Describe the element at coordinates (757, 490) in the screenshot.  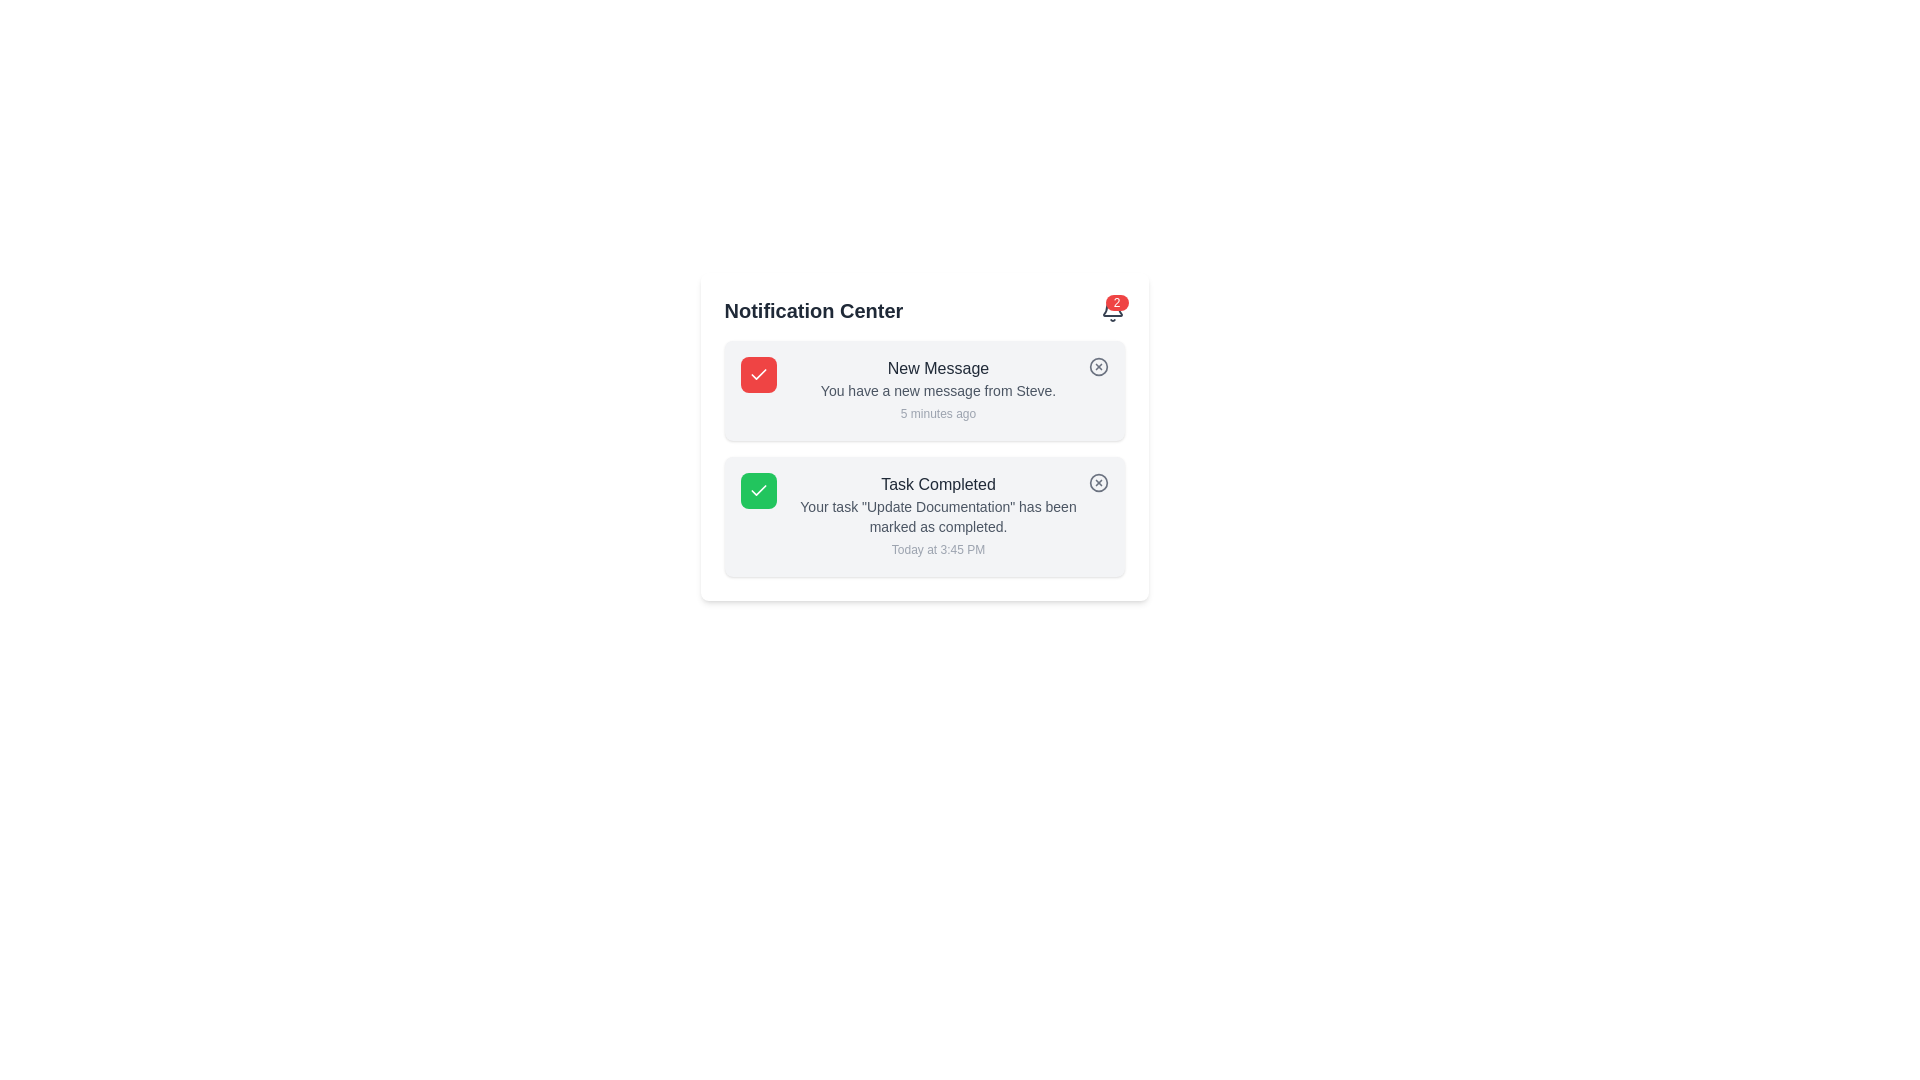
I see `the green circular icon with a white checkmark in the second notification box indicating 'Task Completed'` at that location.